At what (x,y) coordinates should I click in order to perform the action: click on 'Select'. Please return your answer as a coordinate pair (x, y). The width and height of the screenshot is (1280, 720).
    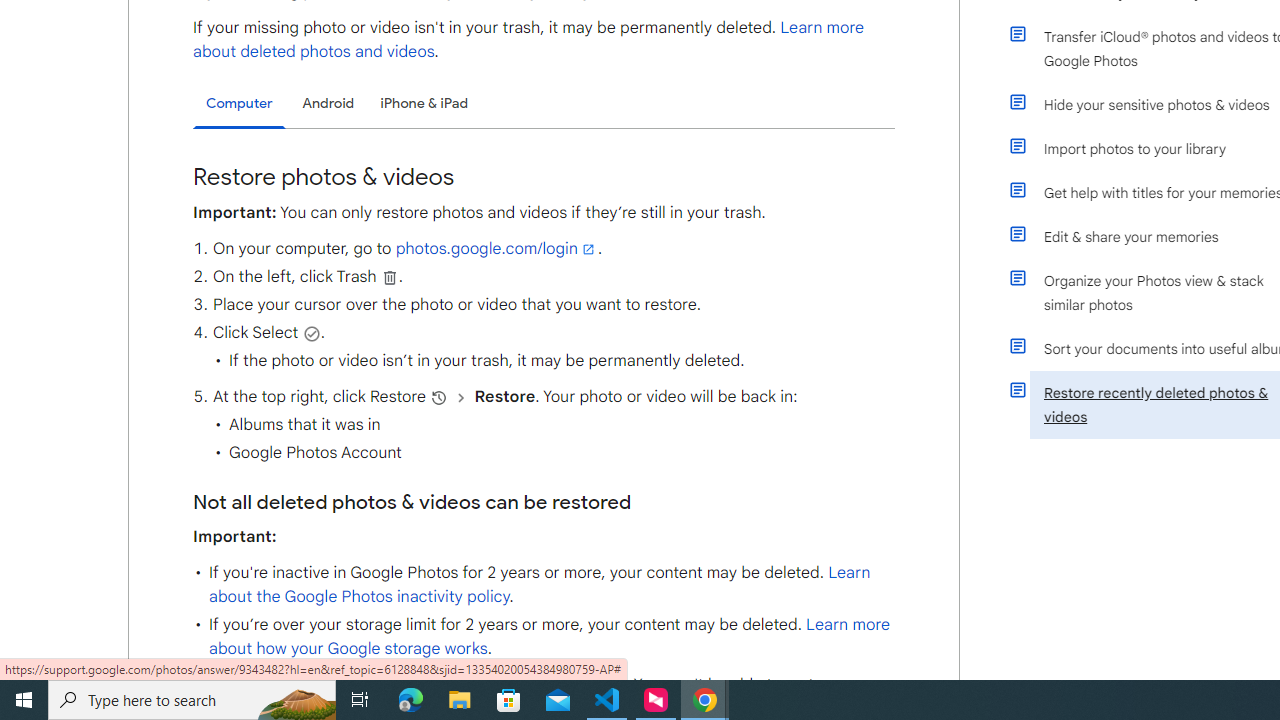
    Looking at the image, I should click on (310, 332).